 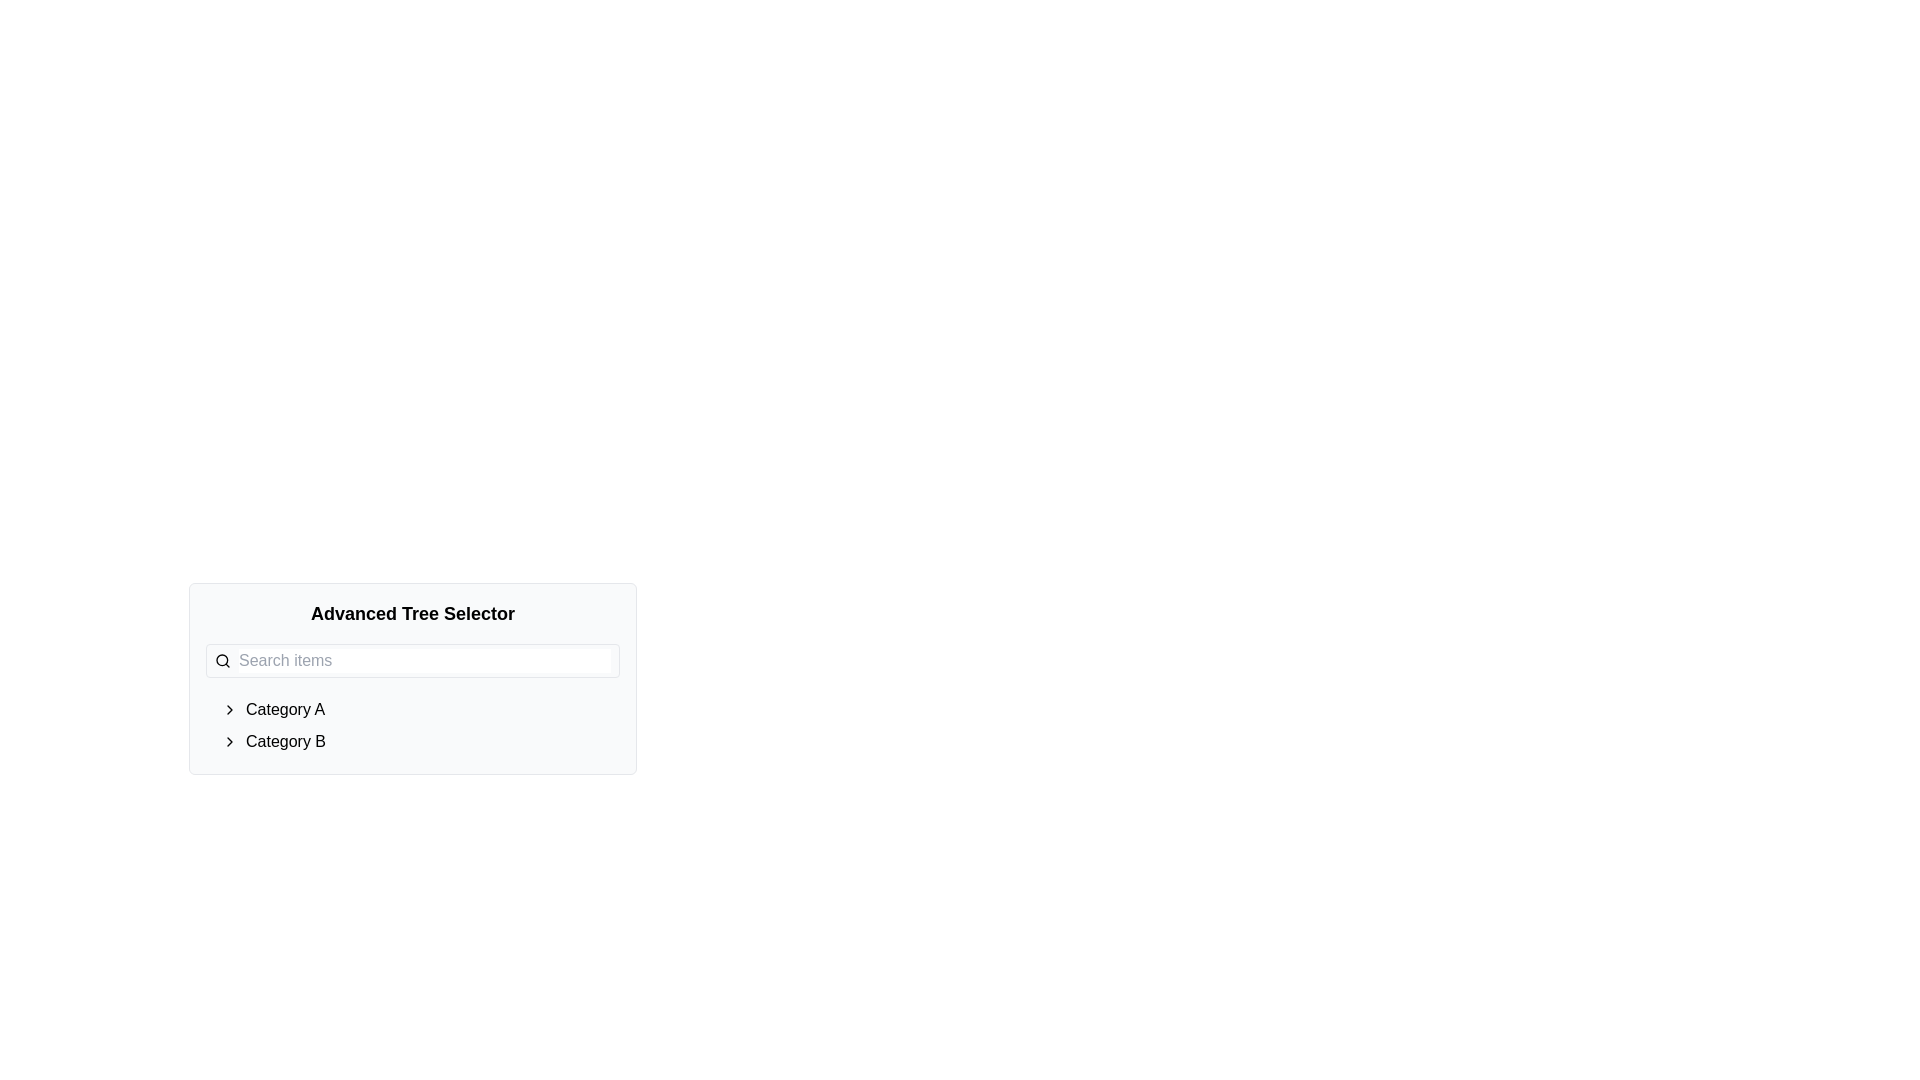 What do you see at coordinates (230, 708) in the screenshot?
I see `the right-pointing chevron icon located to the left of 'Category A'` at bounding box center [230, 708].